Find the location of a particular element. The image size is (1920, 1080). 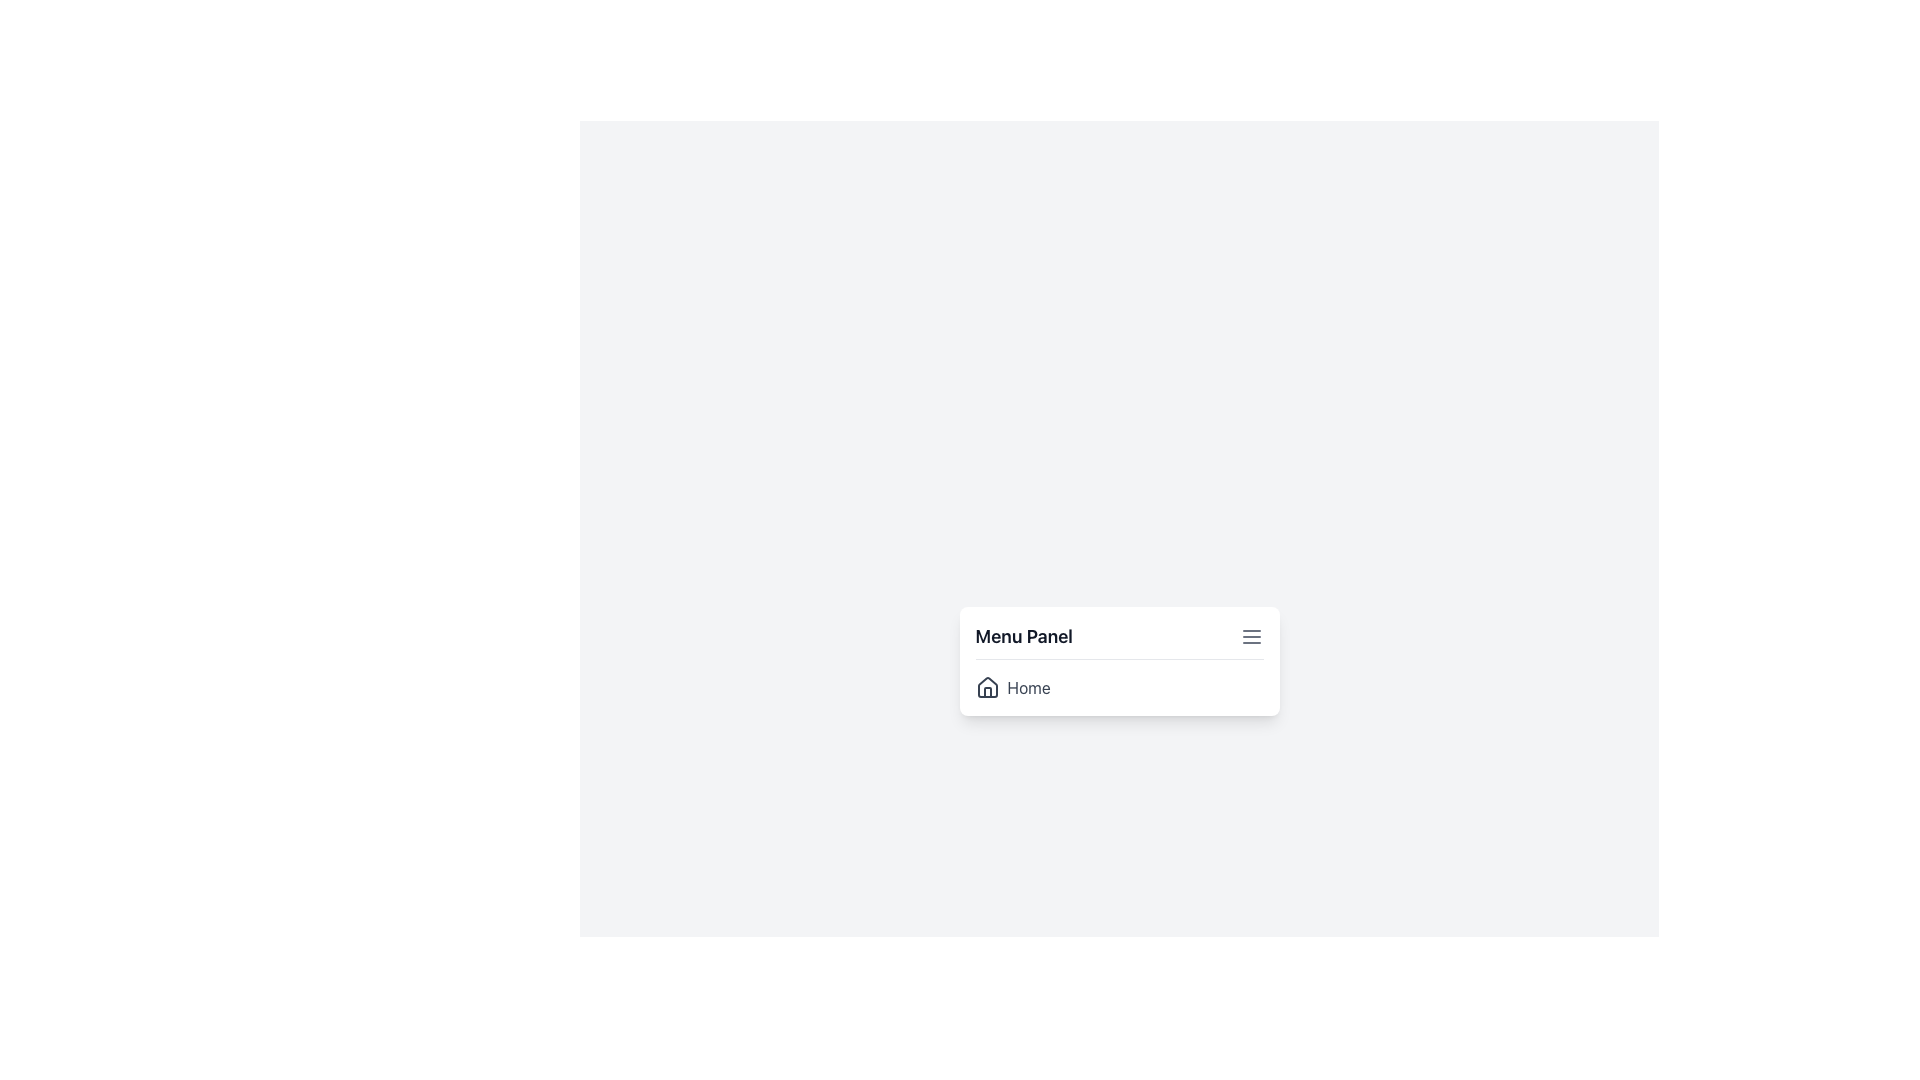

text label displaying 'Home' in the navigation menu located in the bottom-right area of the interface is located at coordinates (1029, 686).